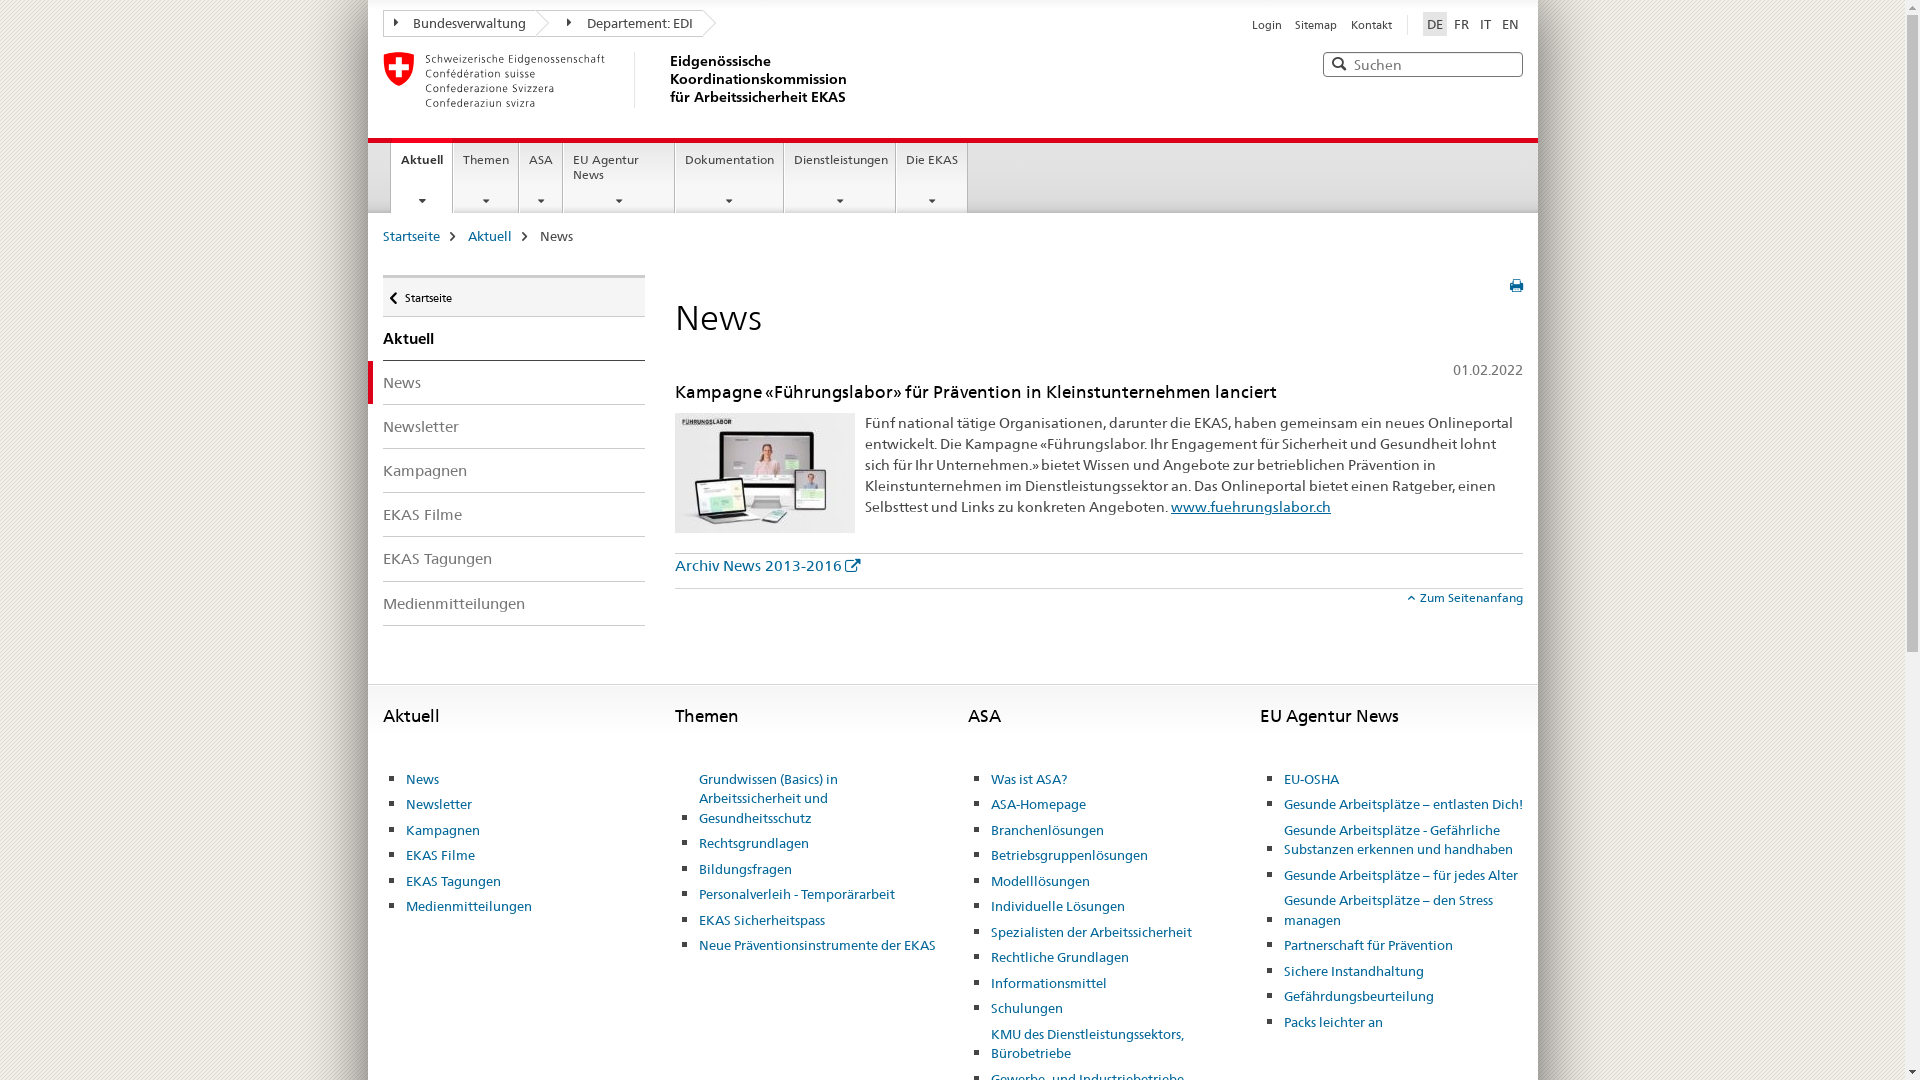 Image resolution: width=1920 pixels, height=1080 pixels. I want to click on 'DE', so click(1433, 23).